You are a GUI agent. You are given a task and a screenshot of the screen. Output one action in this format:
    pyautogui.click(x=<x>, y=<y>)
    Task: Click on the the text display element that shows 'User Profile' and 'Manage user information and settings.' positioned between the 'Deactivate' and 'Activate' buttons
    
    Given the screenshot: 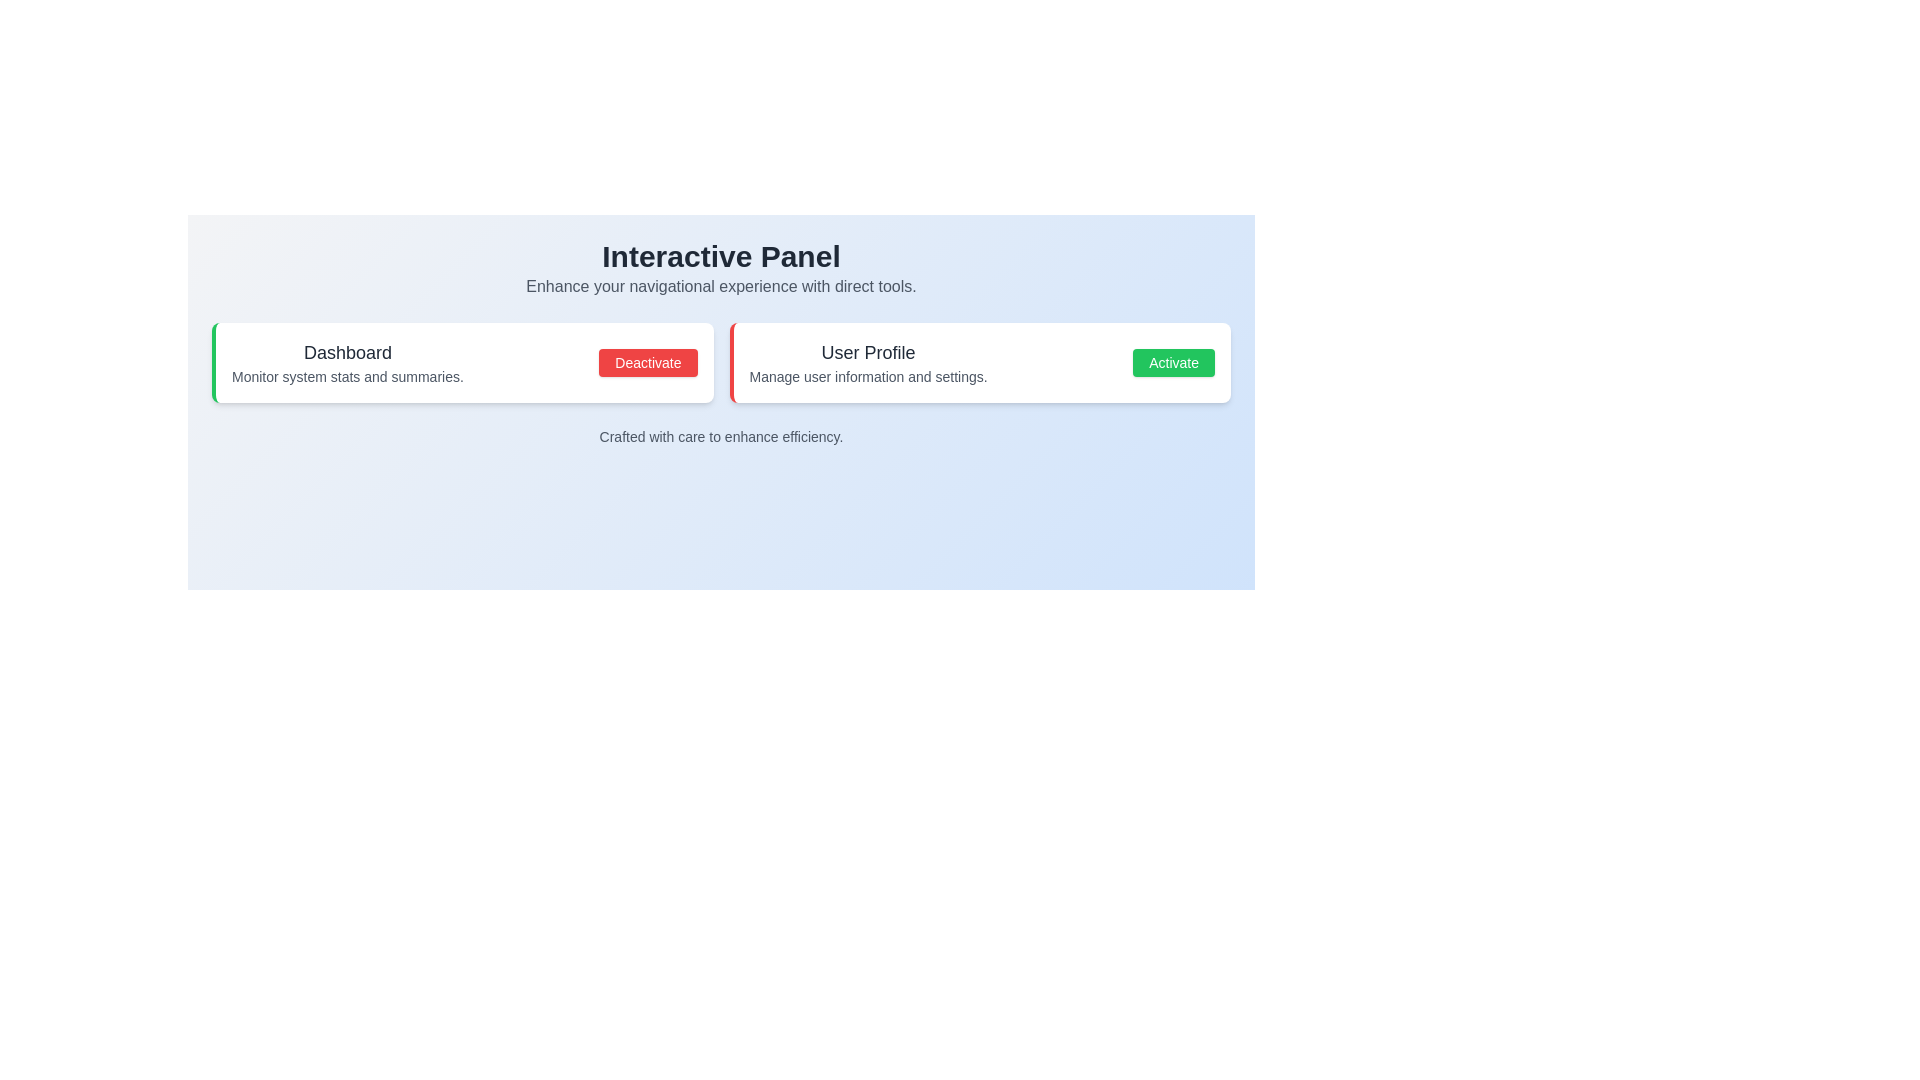 What is the action you would take?
    pyautogui.click(x=868, y=362)
    